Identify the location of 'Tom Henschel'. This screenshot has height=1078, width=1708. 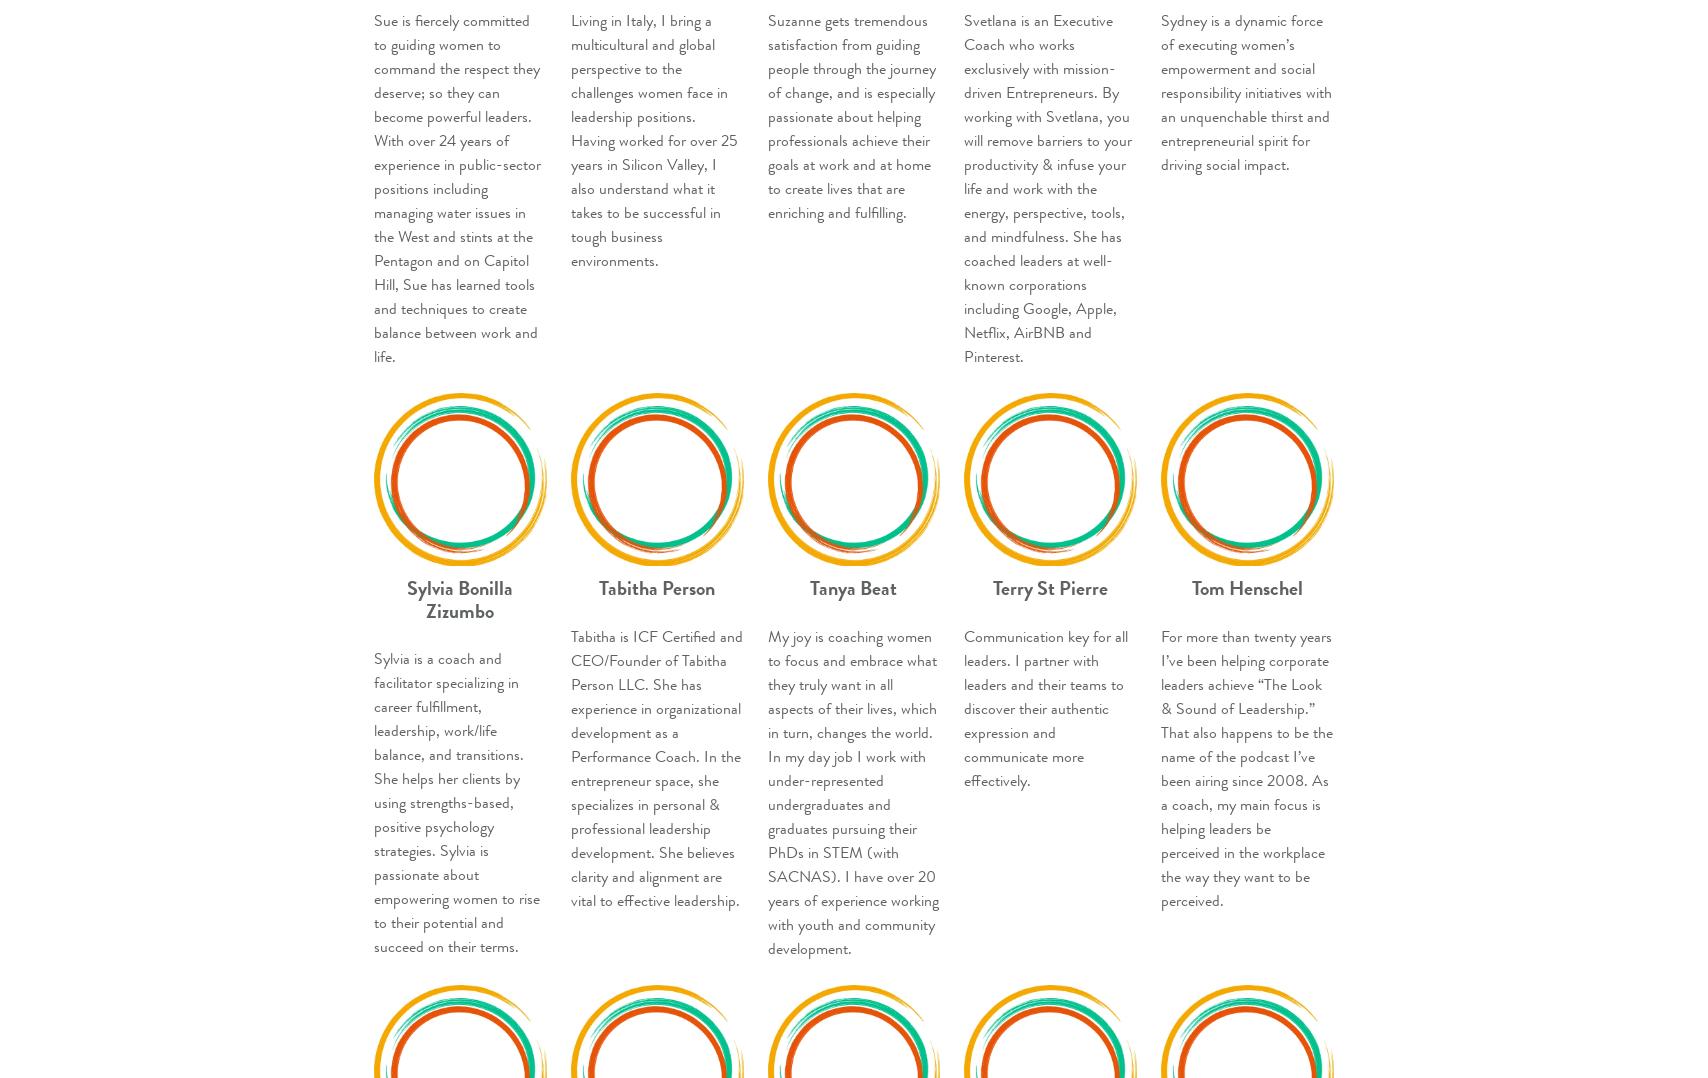
(1247, 588).